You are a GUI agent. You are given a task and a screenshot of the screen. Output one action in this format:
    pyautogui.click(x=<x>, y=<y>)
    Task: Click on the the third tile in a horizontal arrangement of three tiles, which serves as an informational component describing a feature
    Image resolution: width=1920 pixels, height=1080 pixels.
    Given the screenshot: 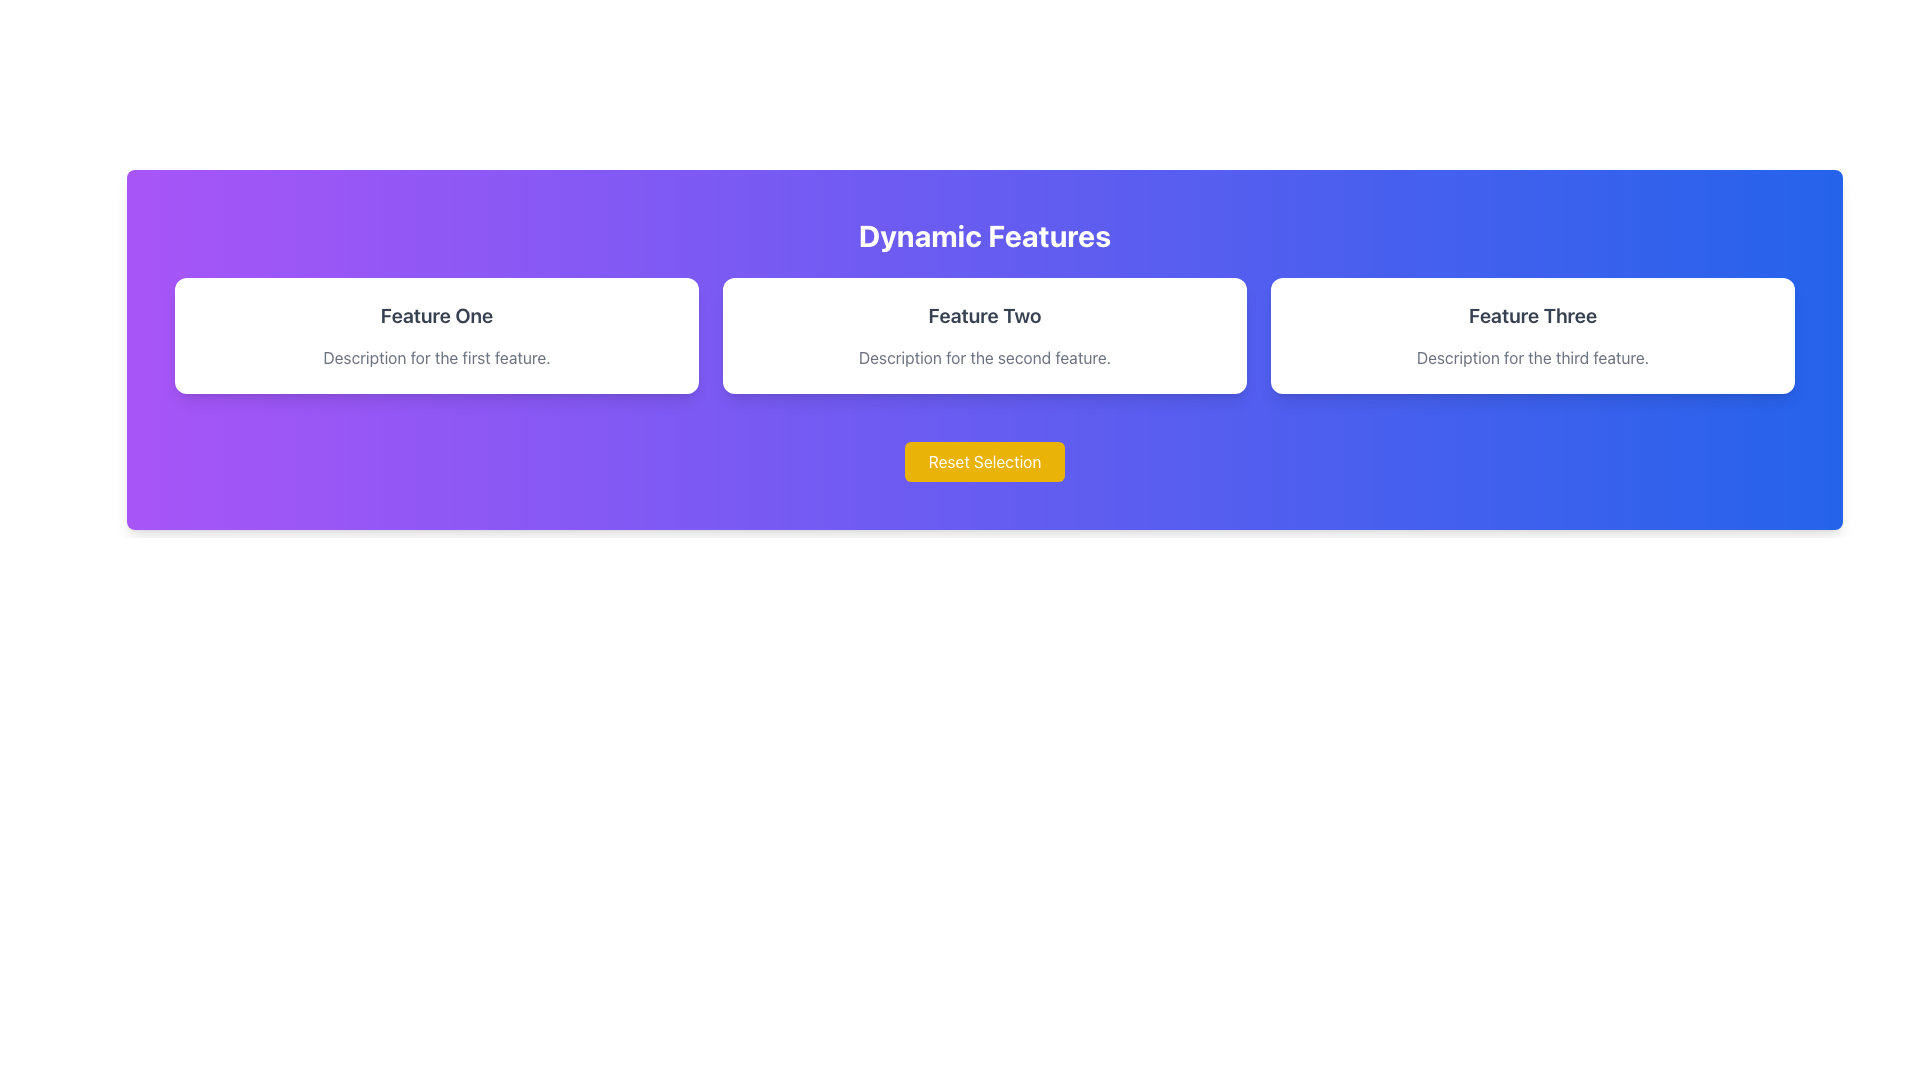 What is the action you would take?
    pyautogui.click(x=1531, y=334)
    